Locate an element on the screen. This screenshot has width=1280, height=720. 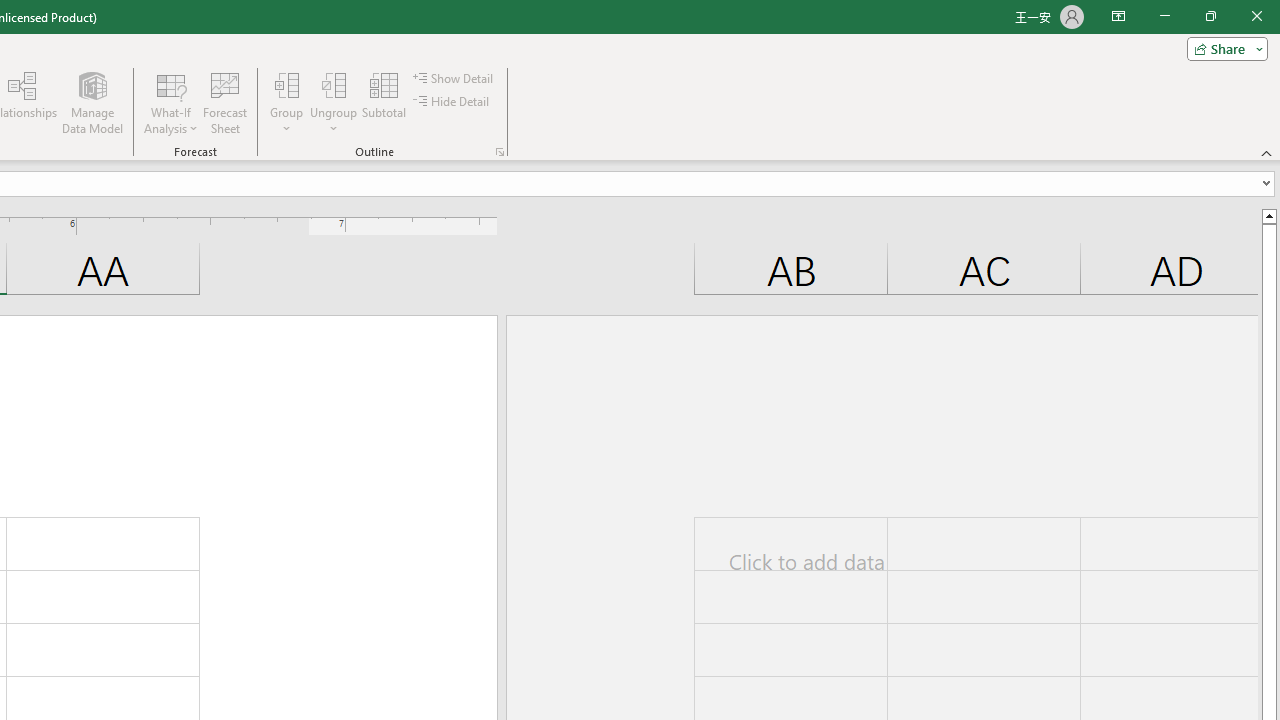
'Minimize' is located at coordinates (1164, 16).